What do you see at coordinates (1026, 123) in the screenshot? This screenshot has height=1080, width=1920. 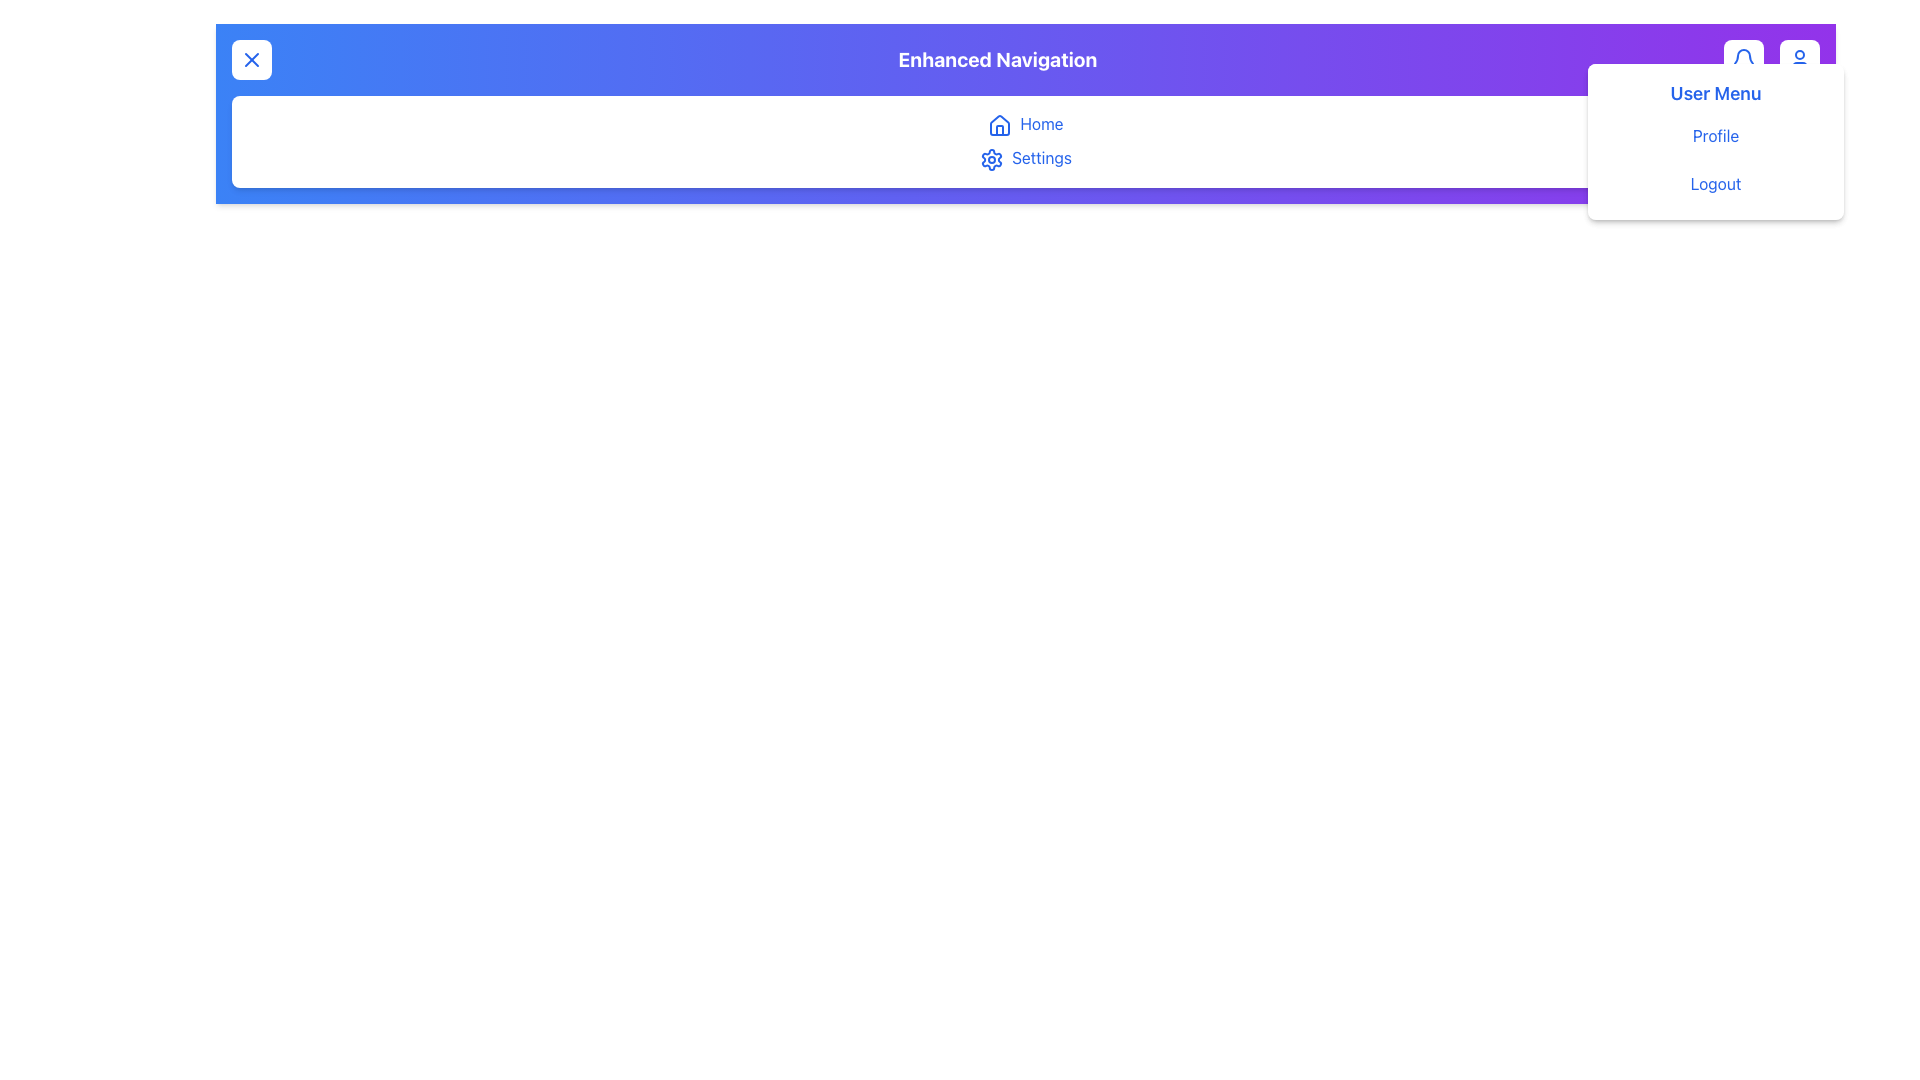 I see `the 'Home' text link with icon, which is styled in blue and positioned to the right of a house icon, to underline the text` at bounding box center [1026, 123].